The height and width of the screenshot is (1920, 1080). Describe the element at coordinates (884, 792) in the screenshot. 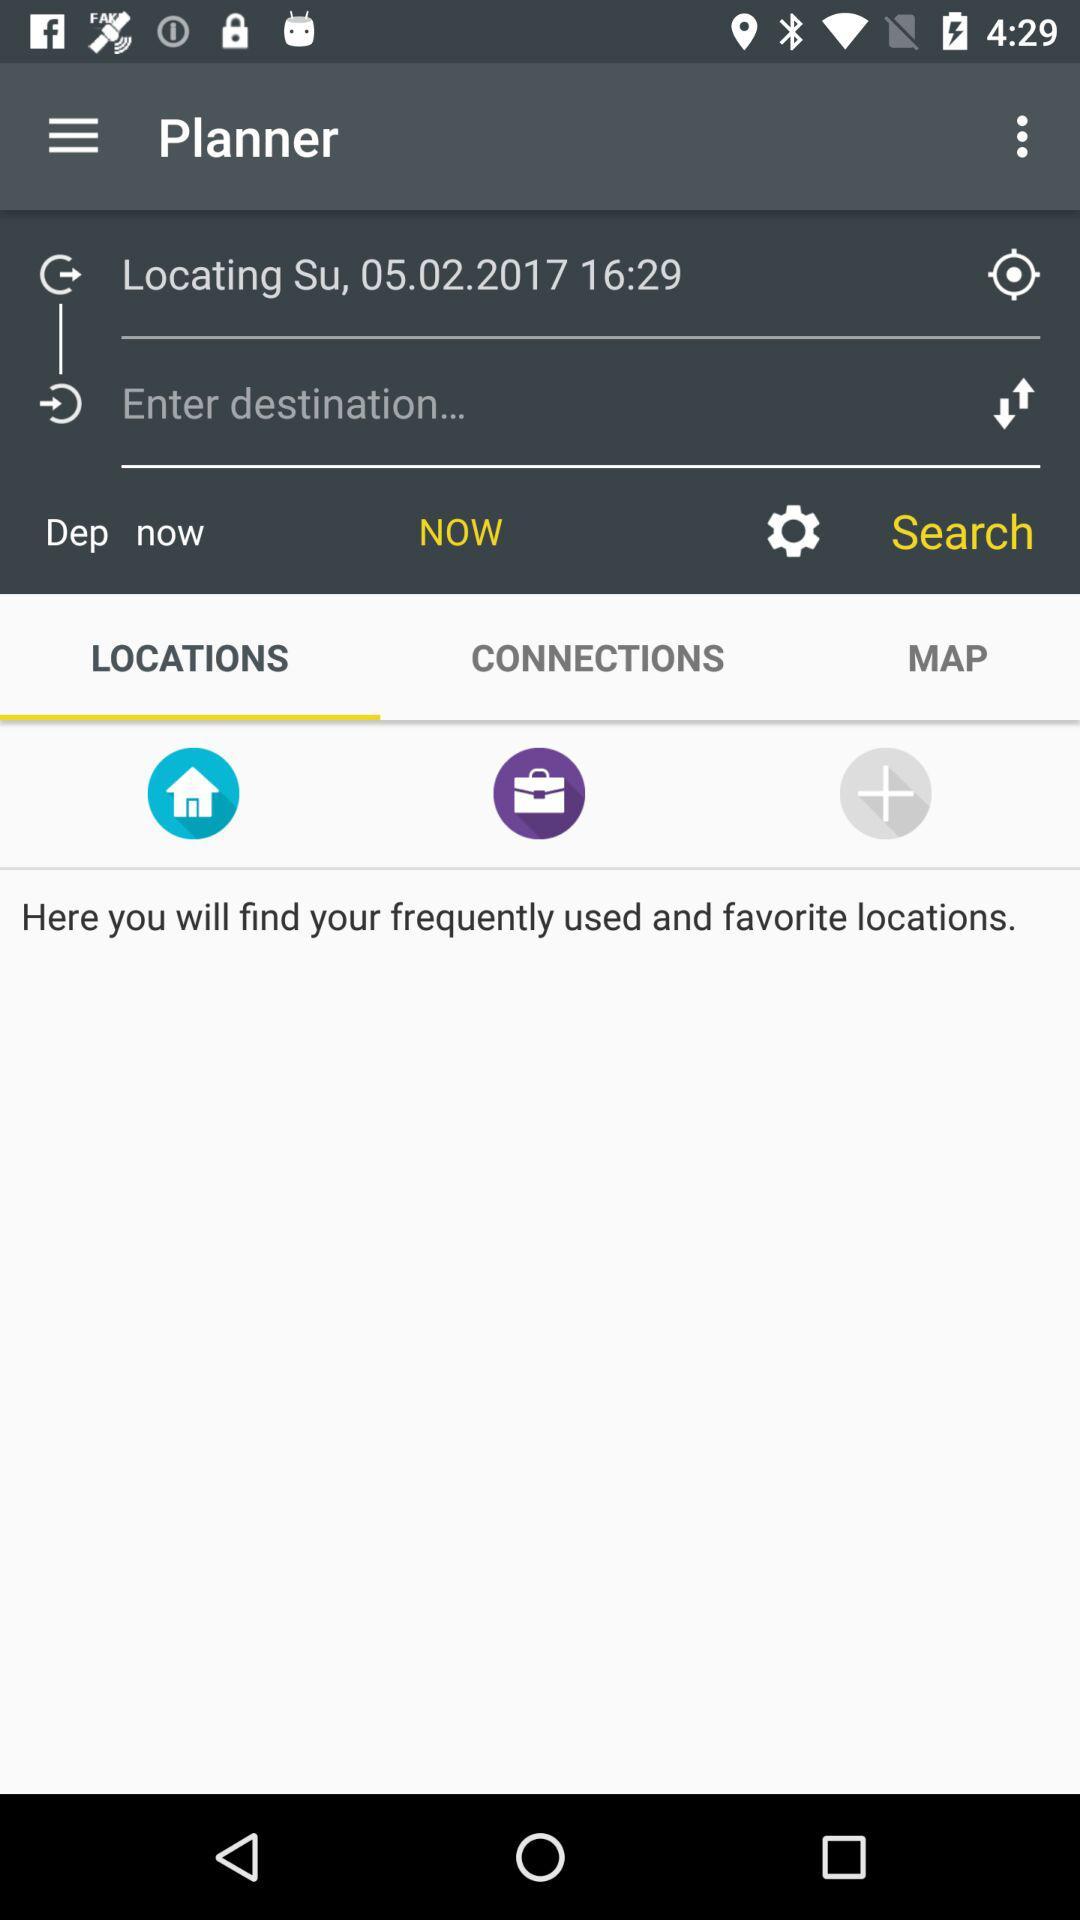

I see `the microphone icon` at that location.